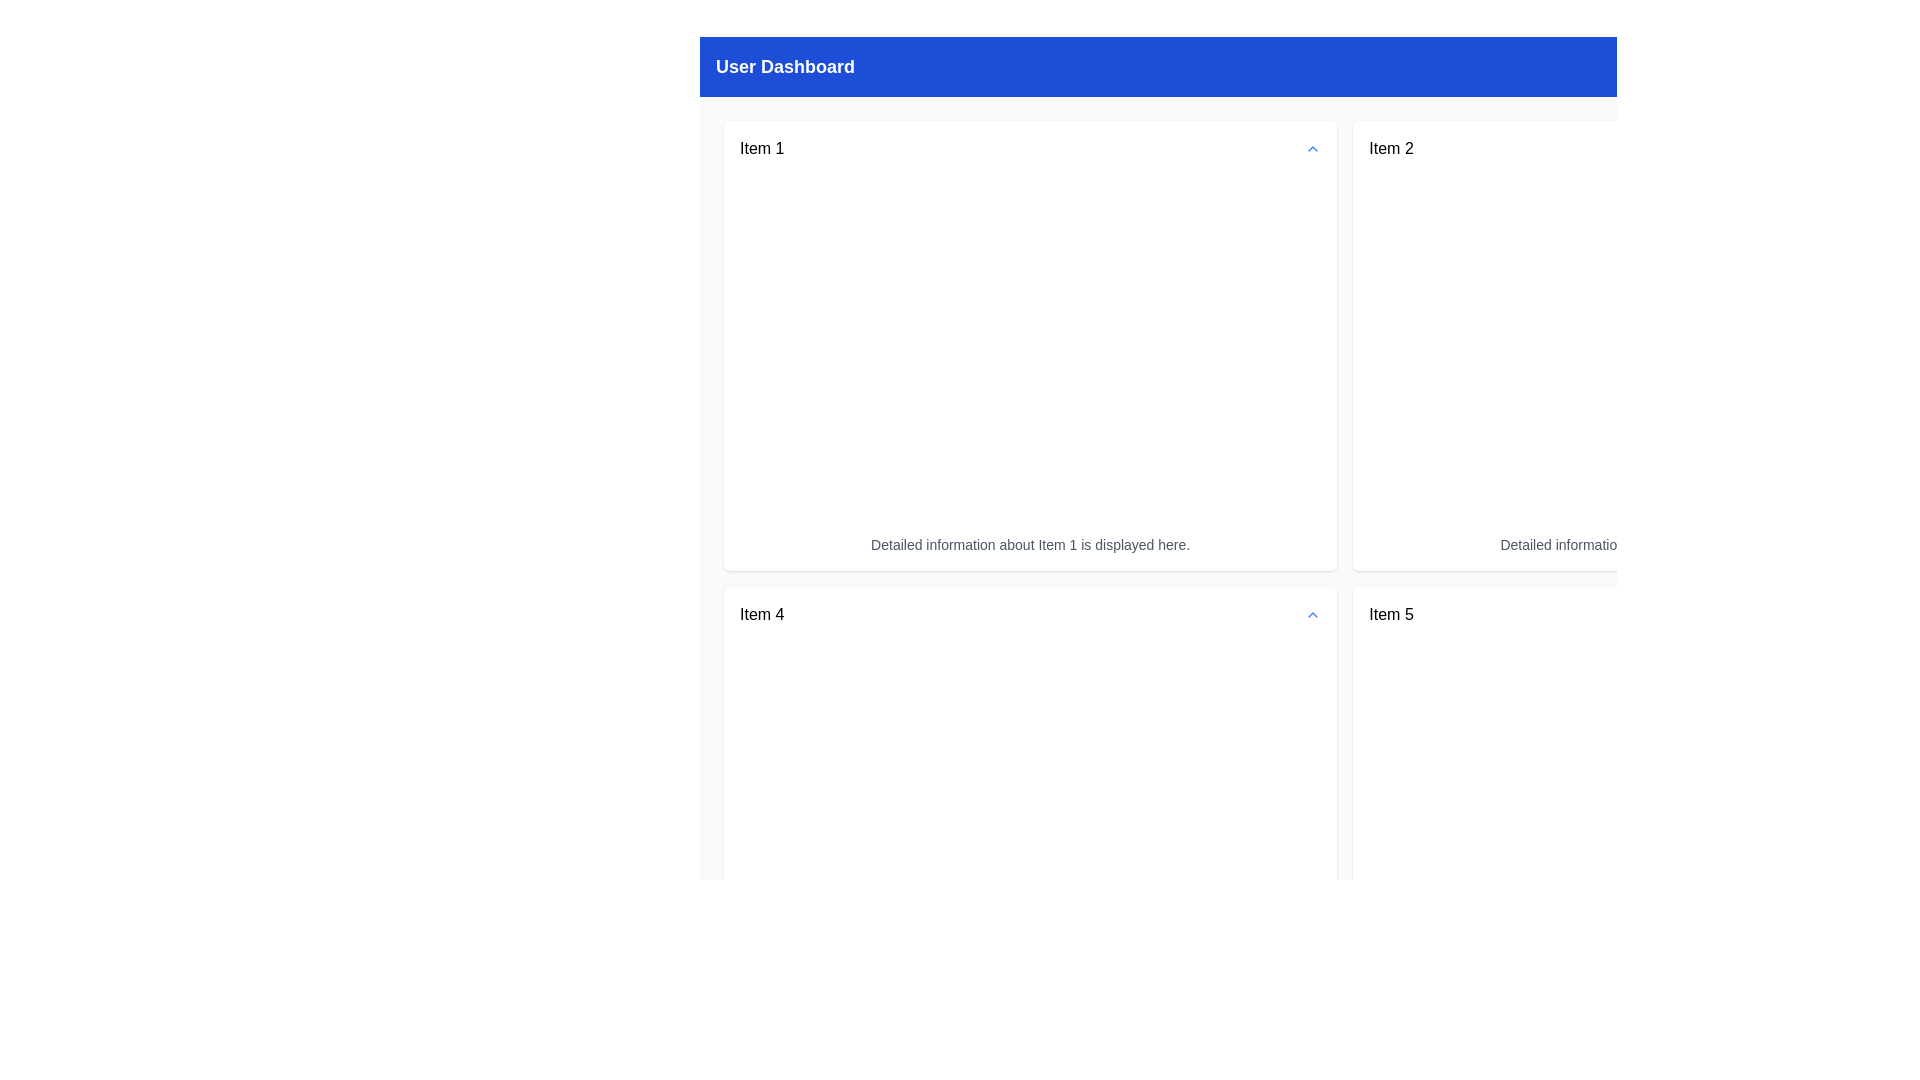 This screenshot has height=1080, width=1920. Describe the element at coordinates (1390, 613) in the screenshot. I see `the text label displaying 'Item 5' in bold black font located in the right-bottom section of the layout` at that location.